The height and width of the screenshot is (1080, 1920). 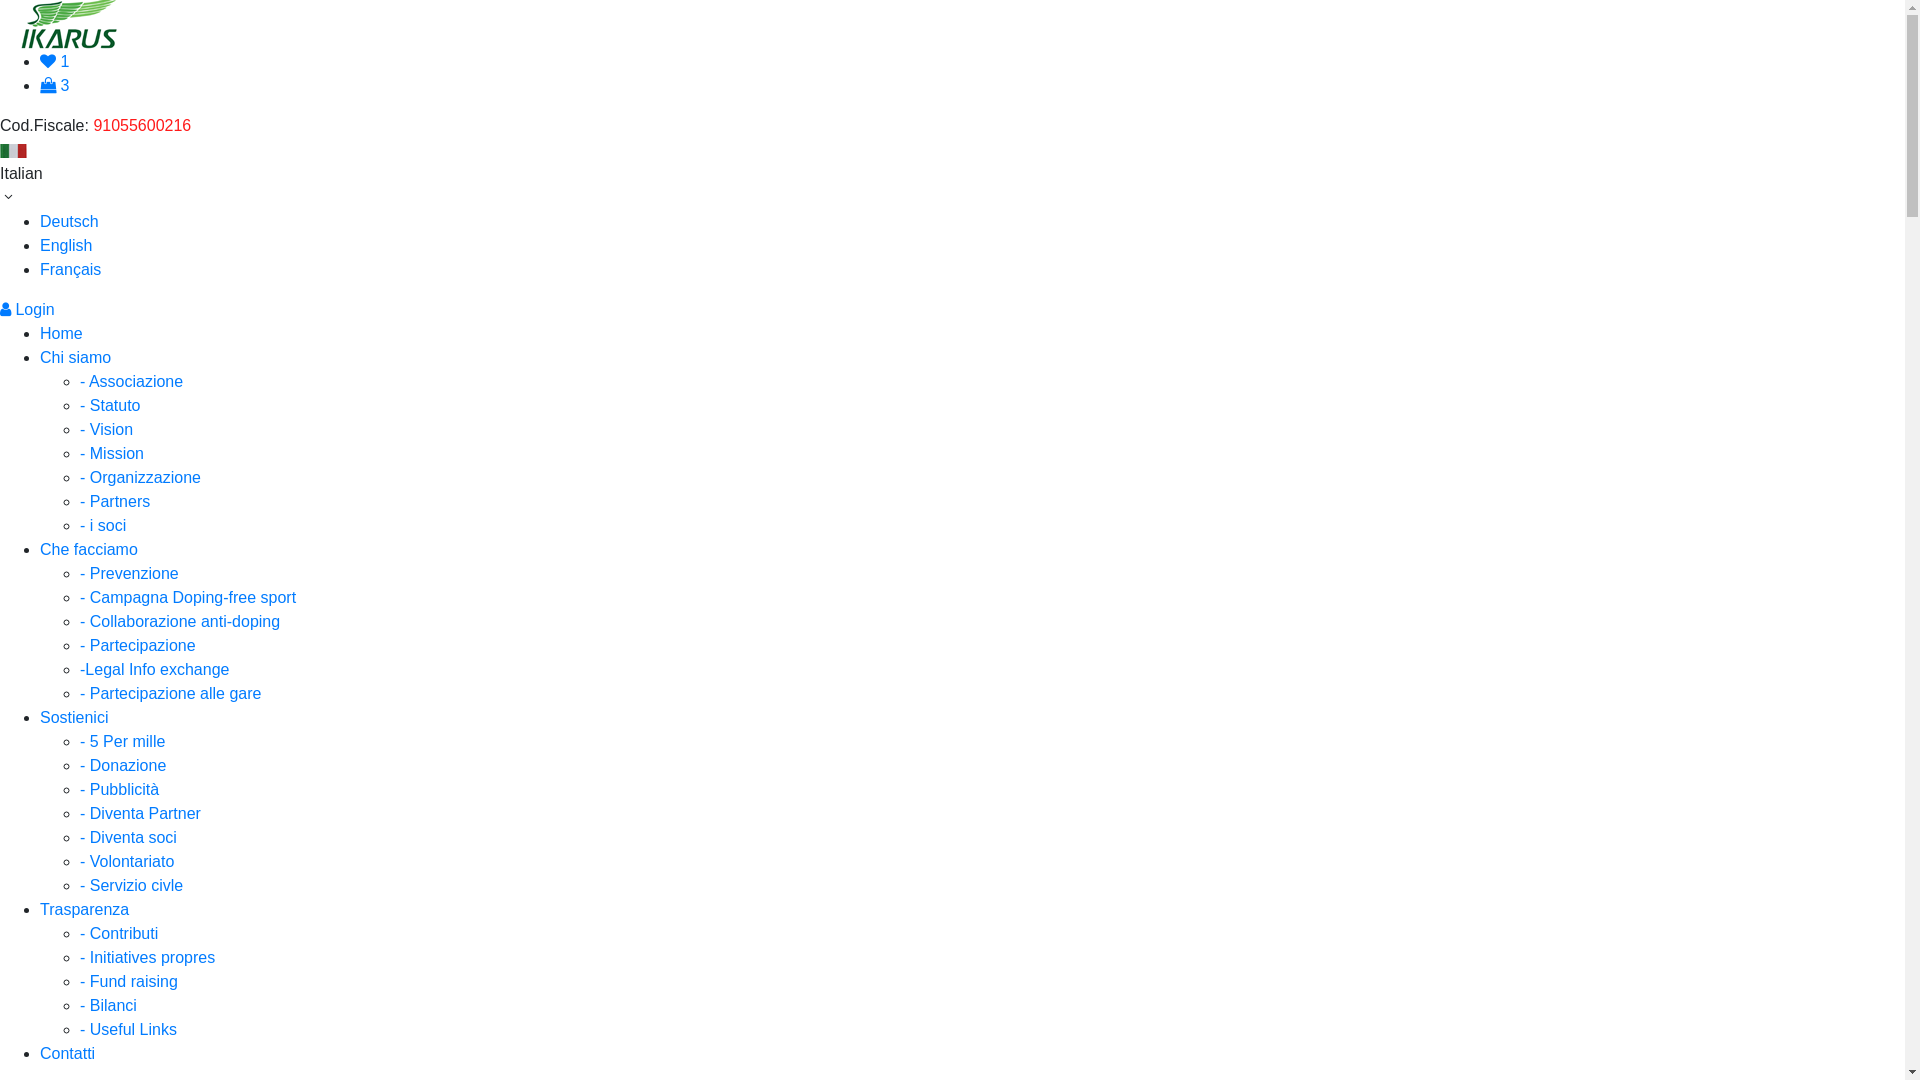 I want to click on '3', so click(x=54, y=84).